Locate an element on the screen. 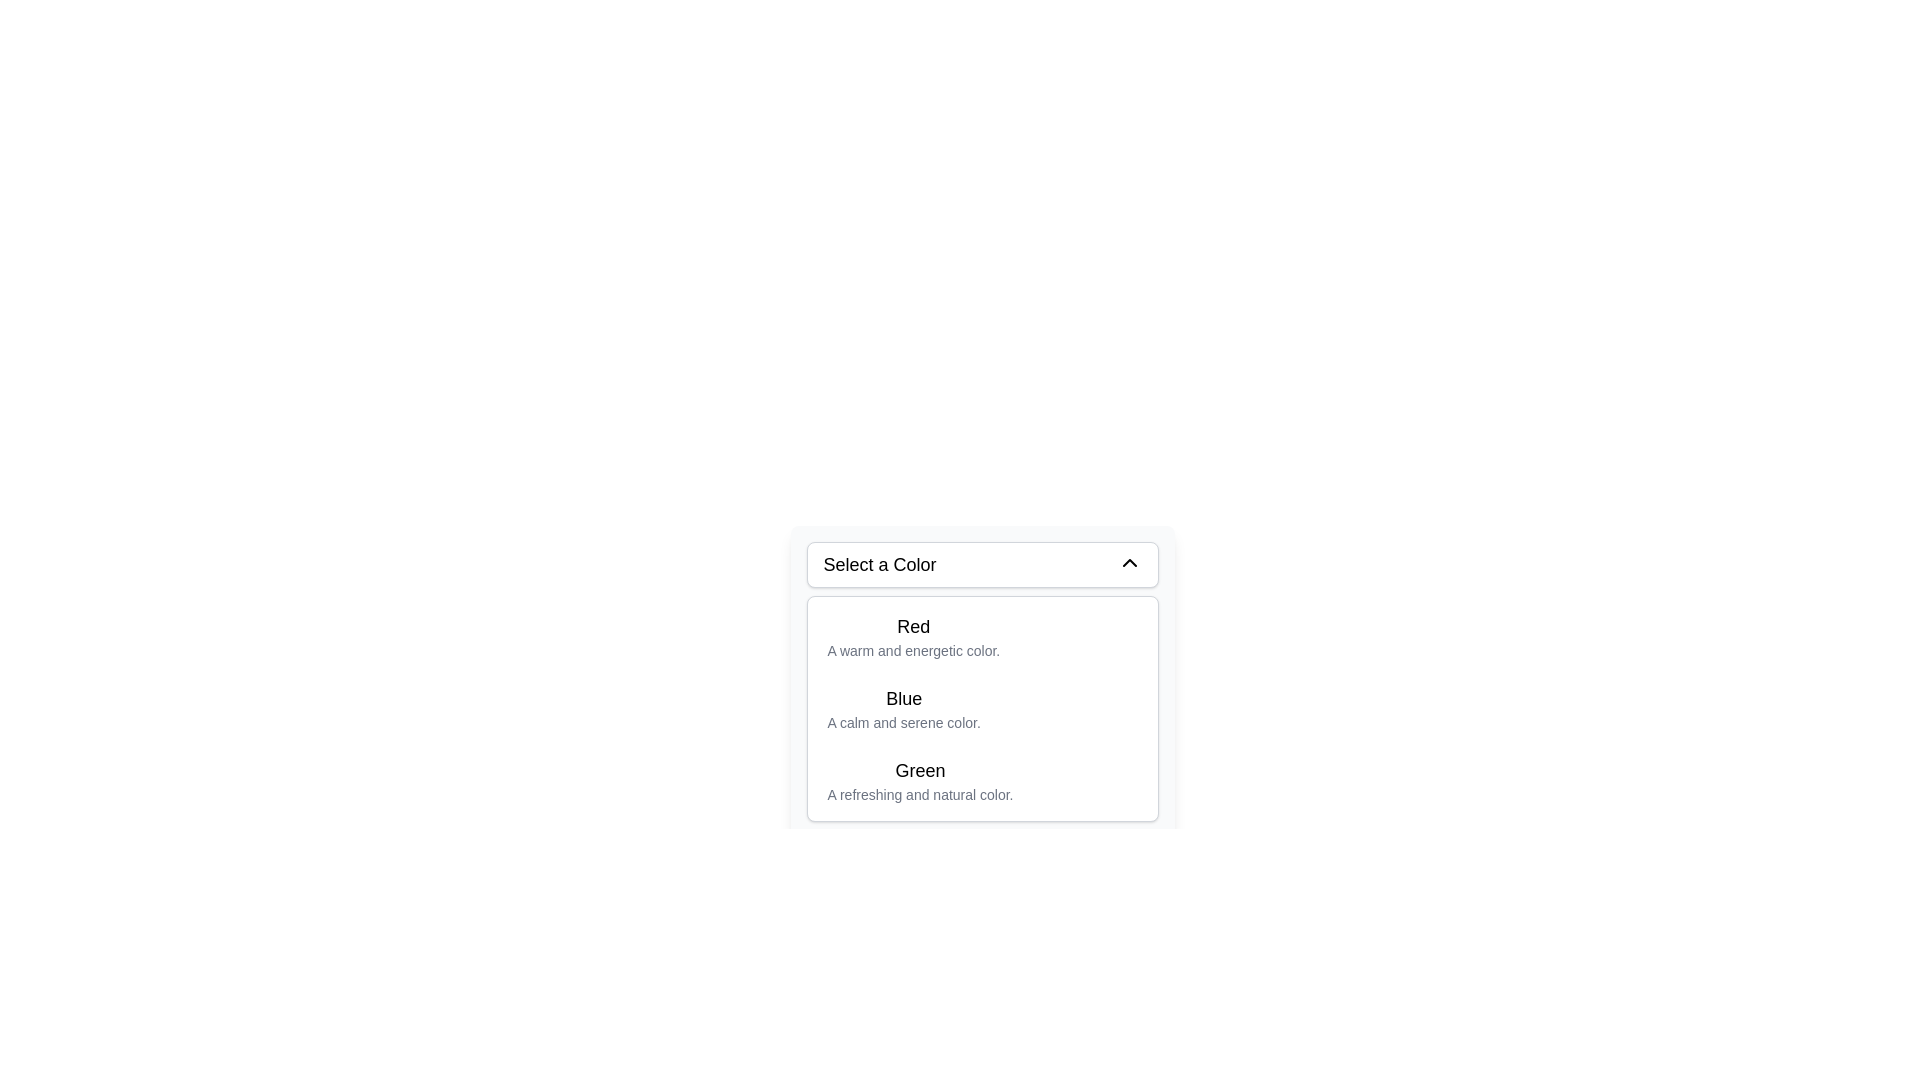 Image resolution: width=1920 pixels, height=1080 pixels. the second item in a vertically aligned list that displays the color option 'Blue' is located at coordinates (982, 708).